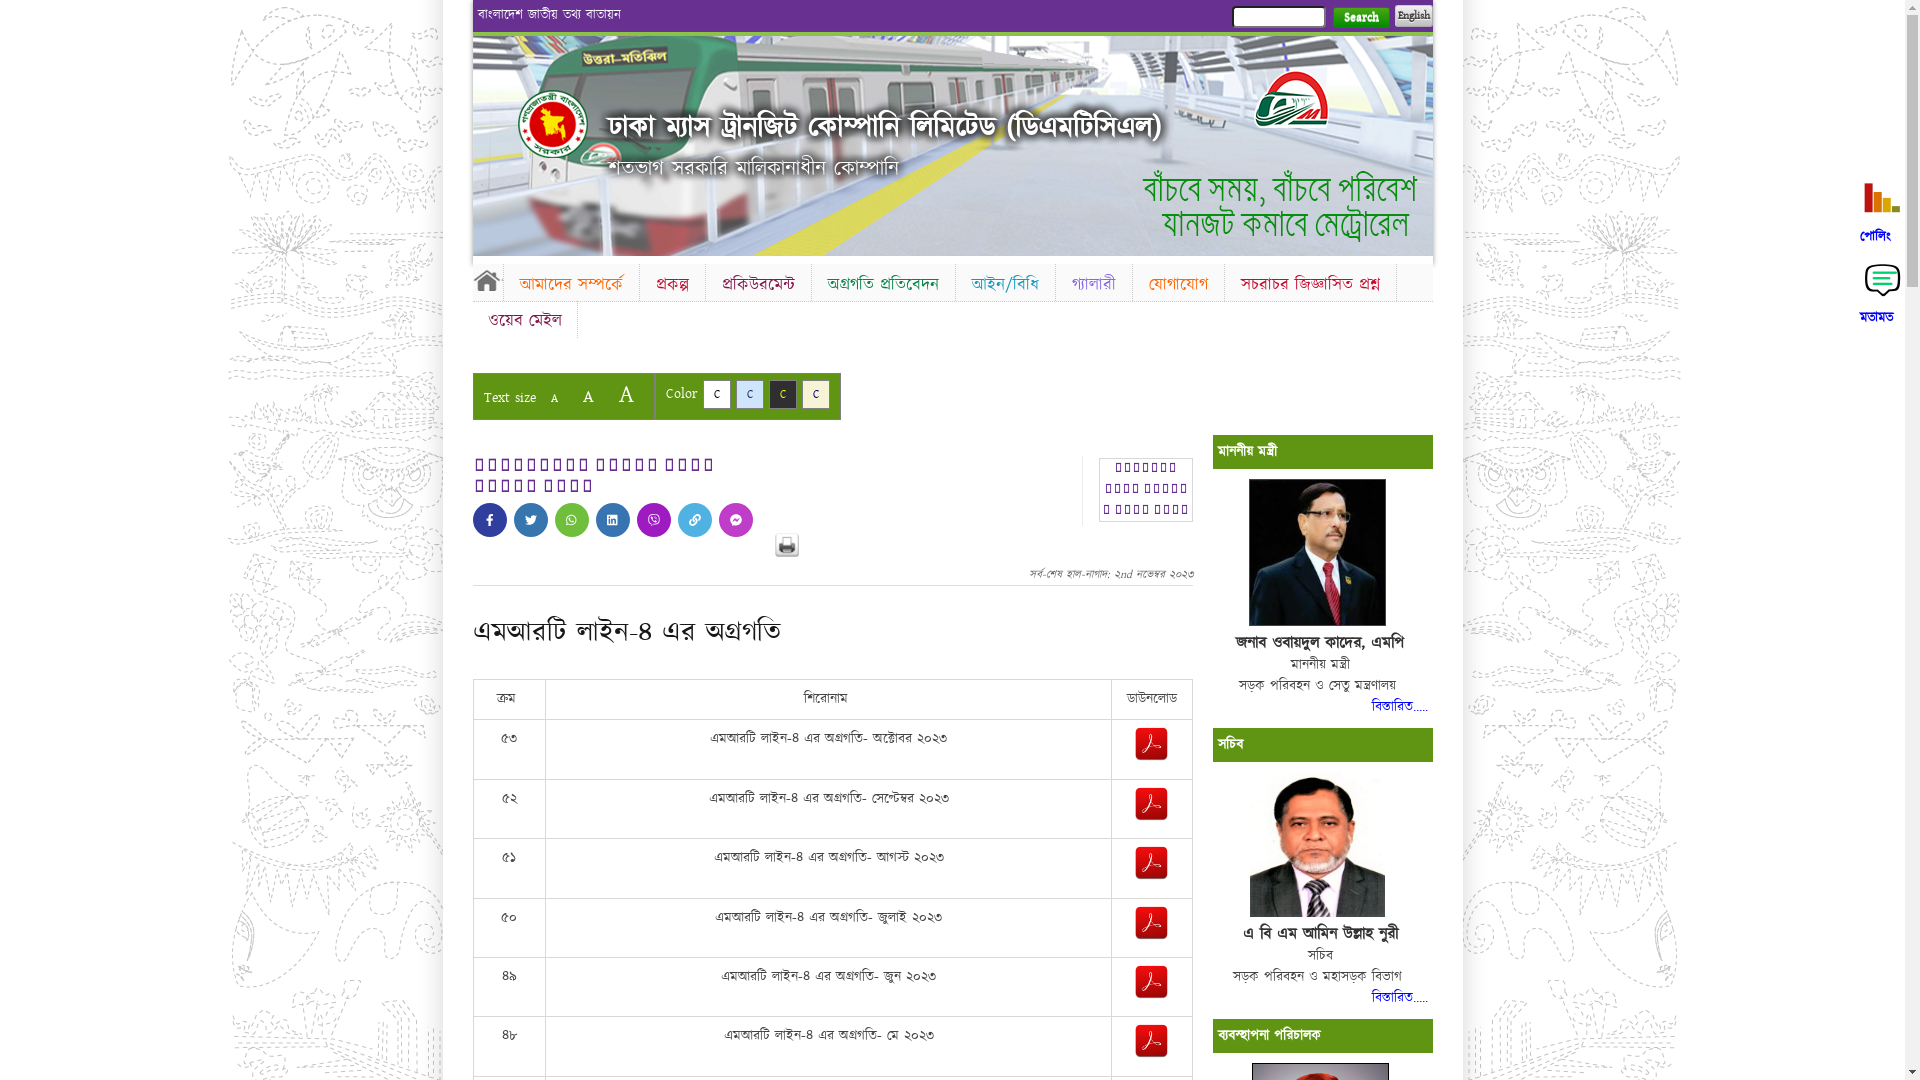 This screenshot has height=1080, width=1920. I want to click on 'English', so click(1411, 15).